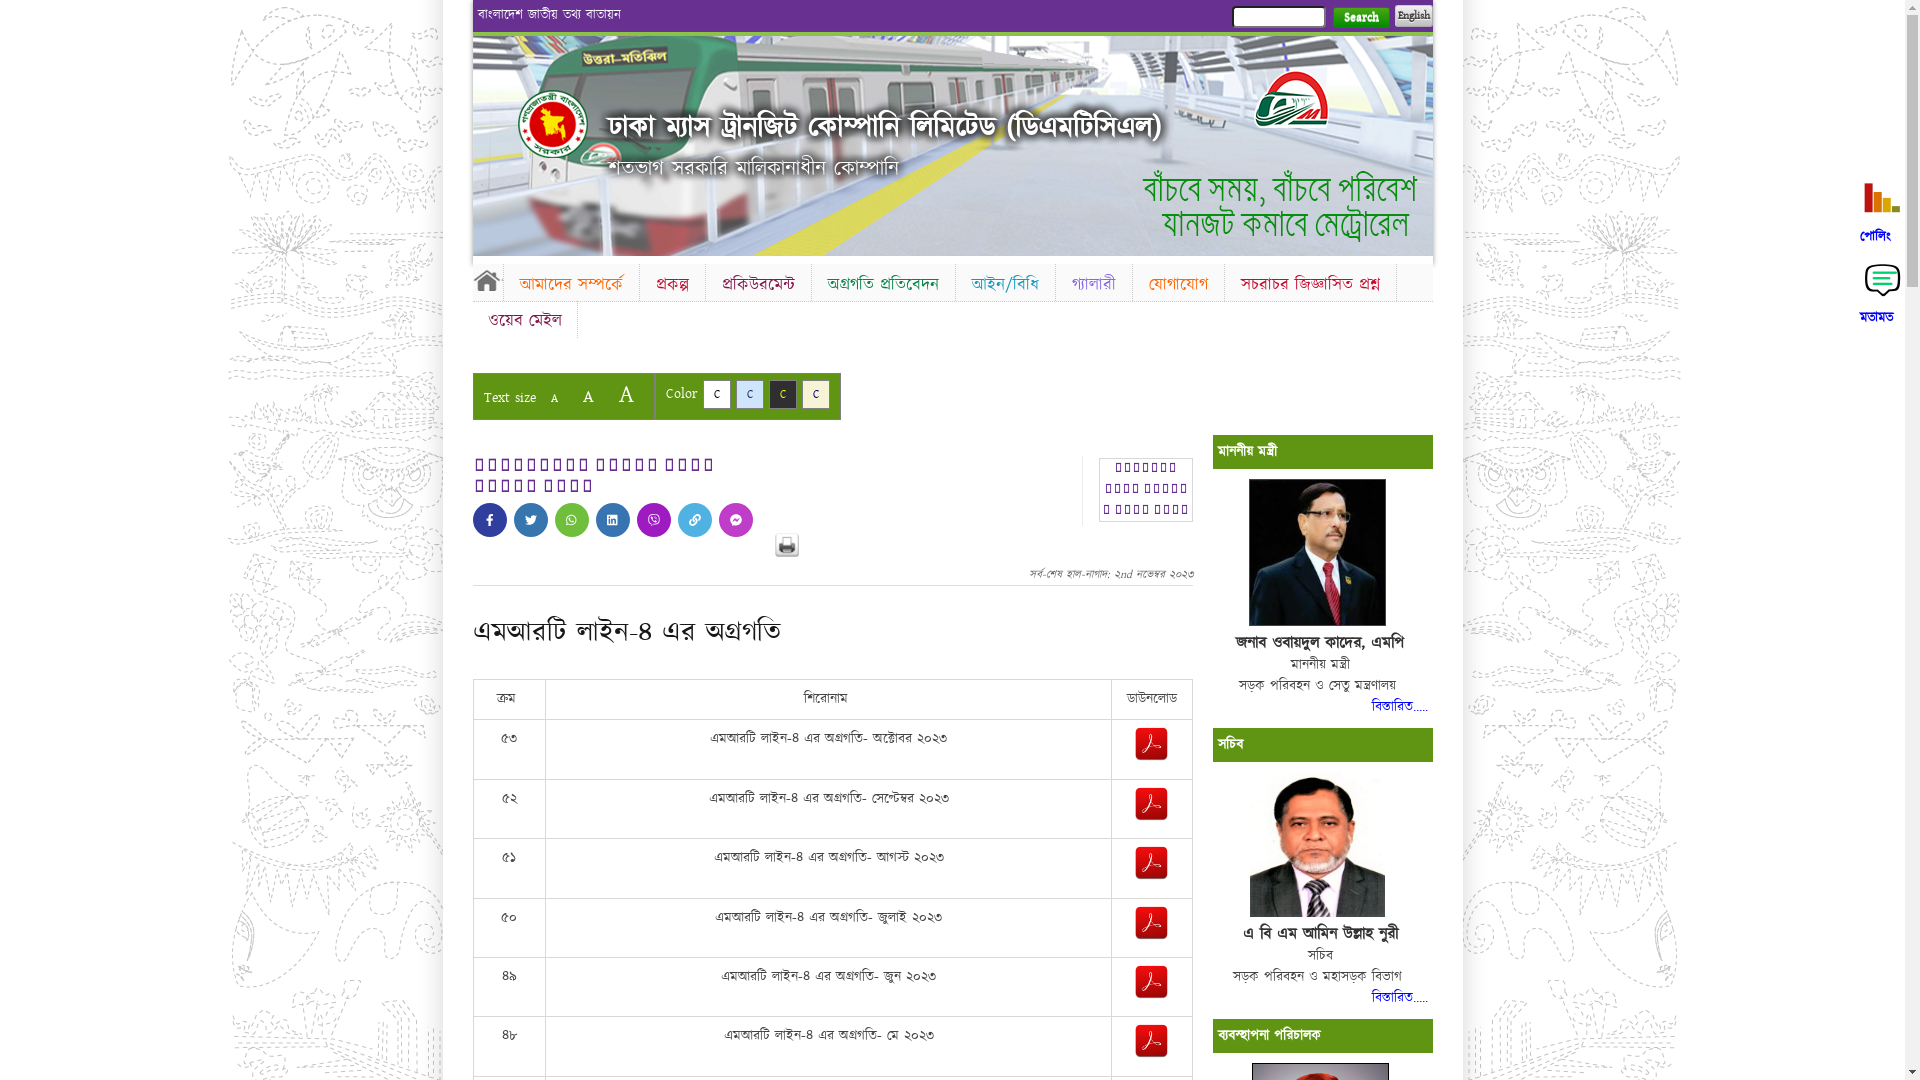 This screenshot has height=1080, width=1920. I want to click on 'English', so click(1411, 15).